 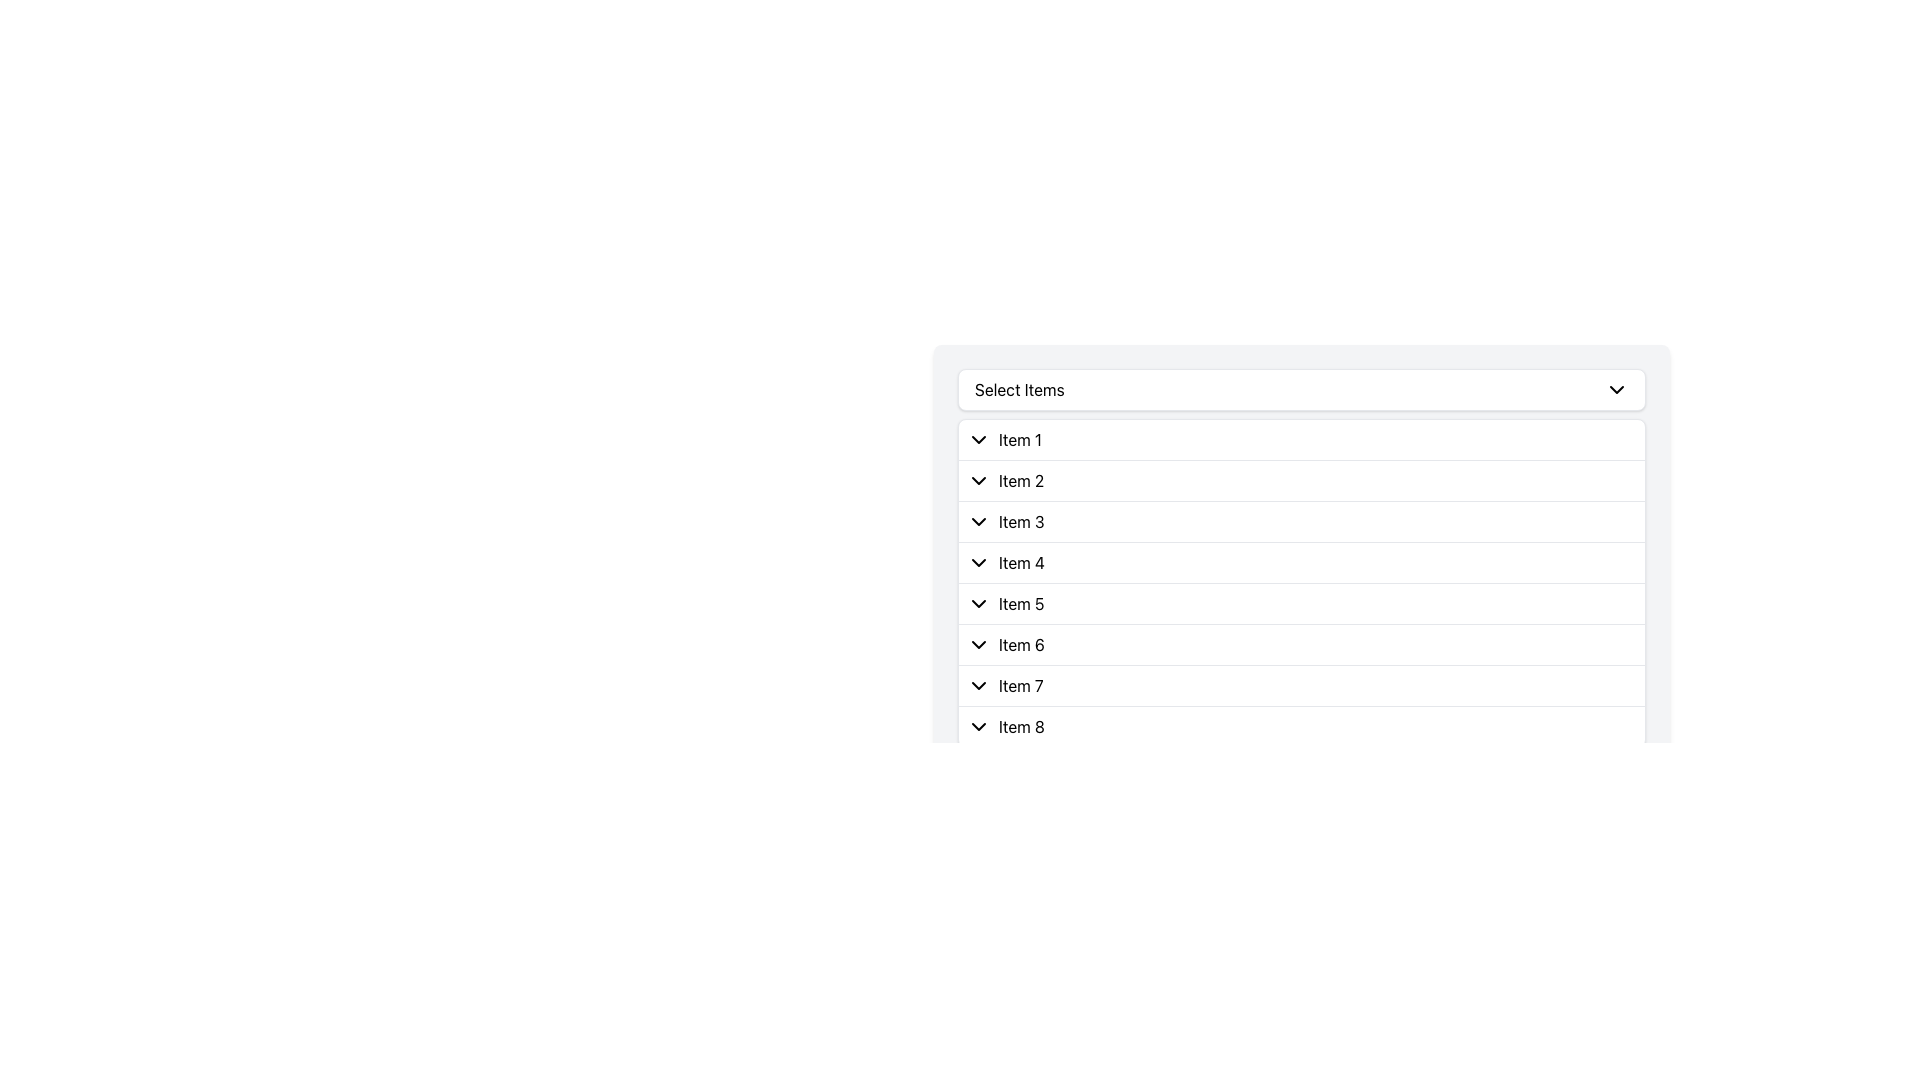 I want to click on the sixth item in a vertical list that has a collapsible chevron, located below 'Item 5' and above 'Item 7', so click(x=1005, y=644).